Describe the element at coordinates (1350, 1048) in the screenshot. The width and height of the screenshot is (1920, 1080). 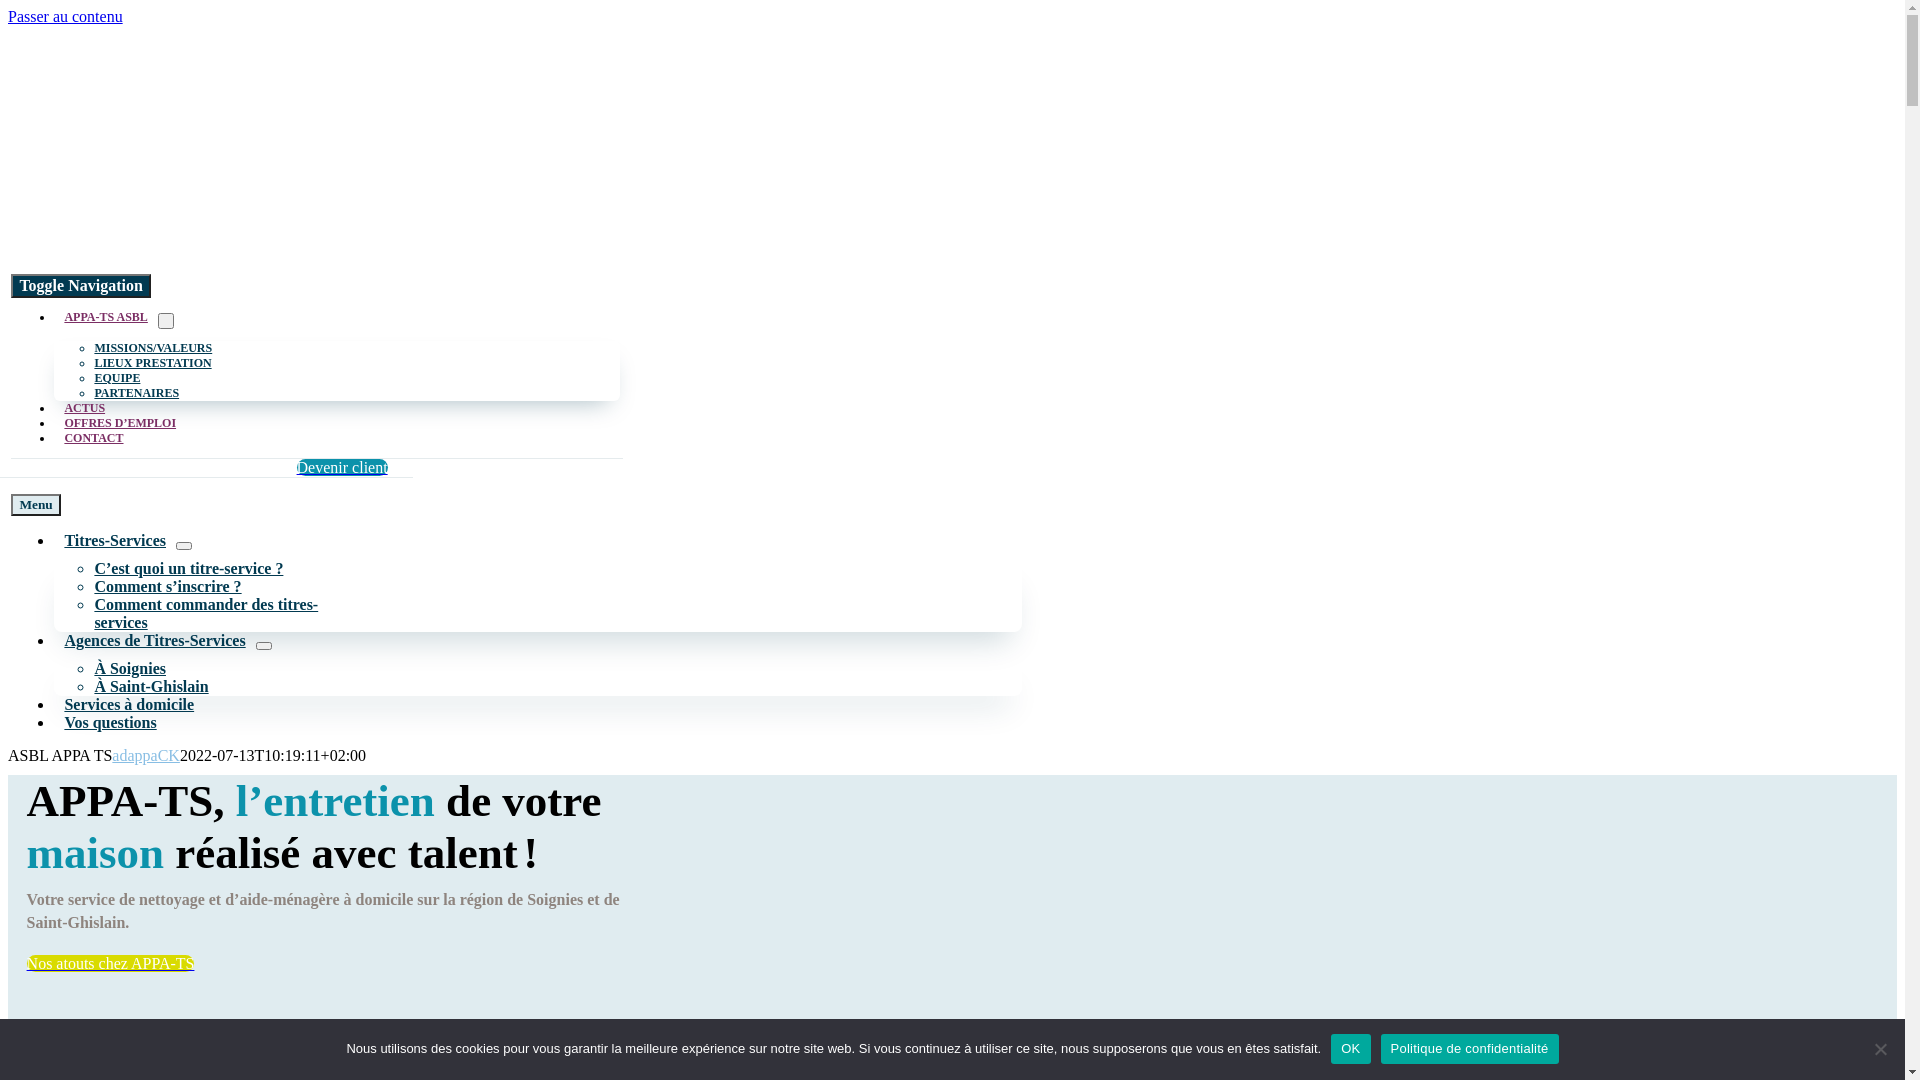
I see `'OK'` at that location.